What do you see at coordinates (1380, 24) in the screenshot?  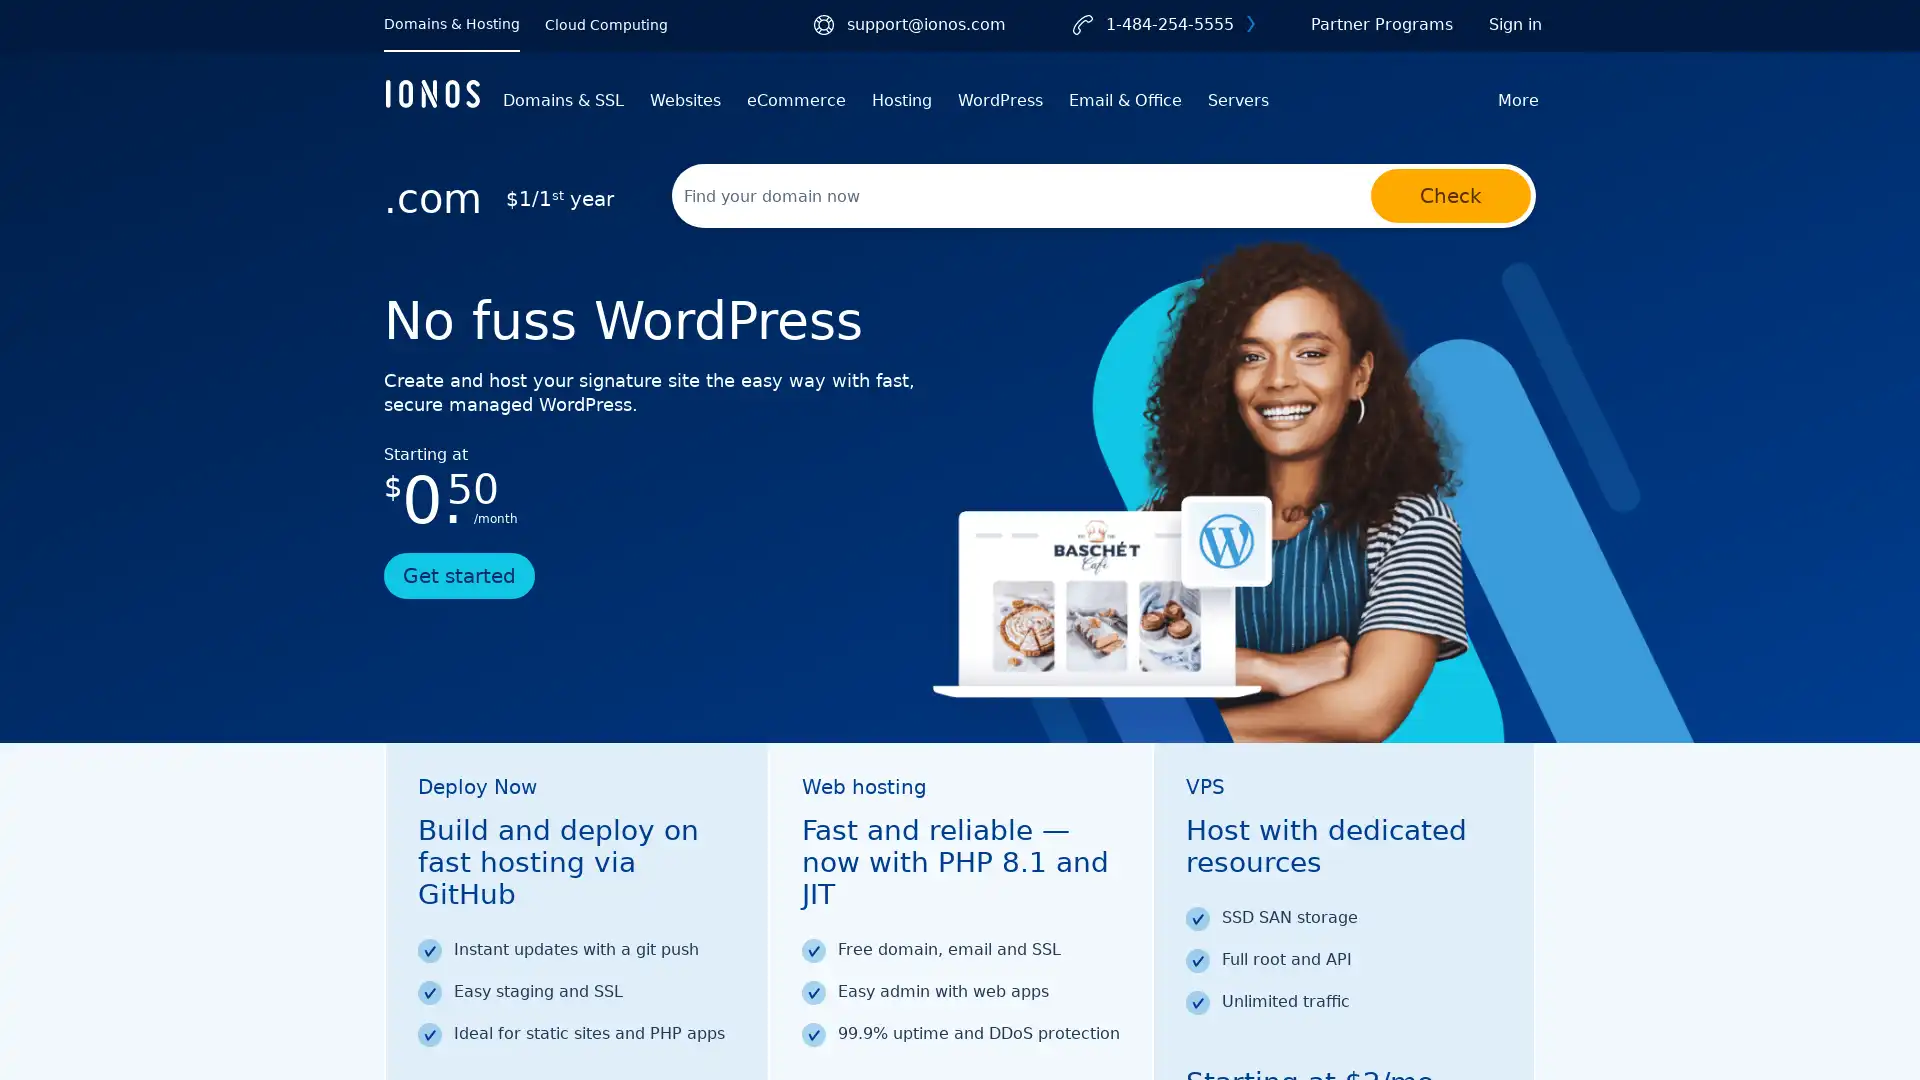 I see `Partner Programs` at bounding box center [1380, 24].